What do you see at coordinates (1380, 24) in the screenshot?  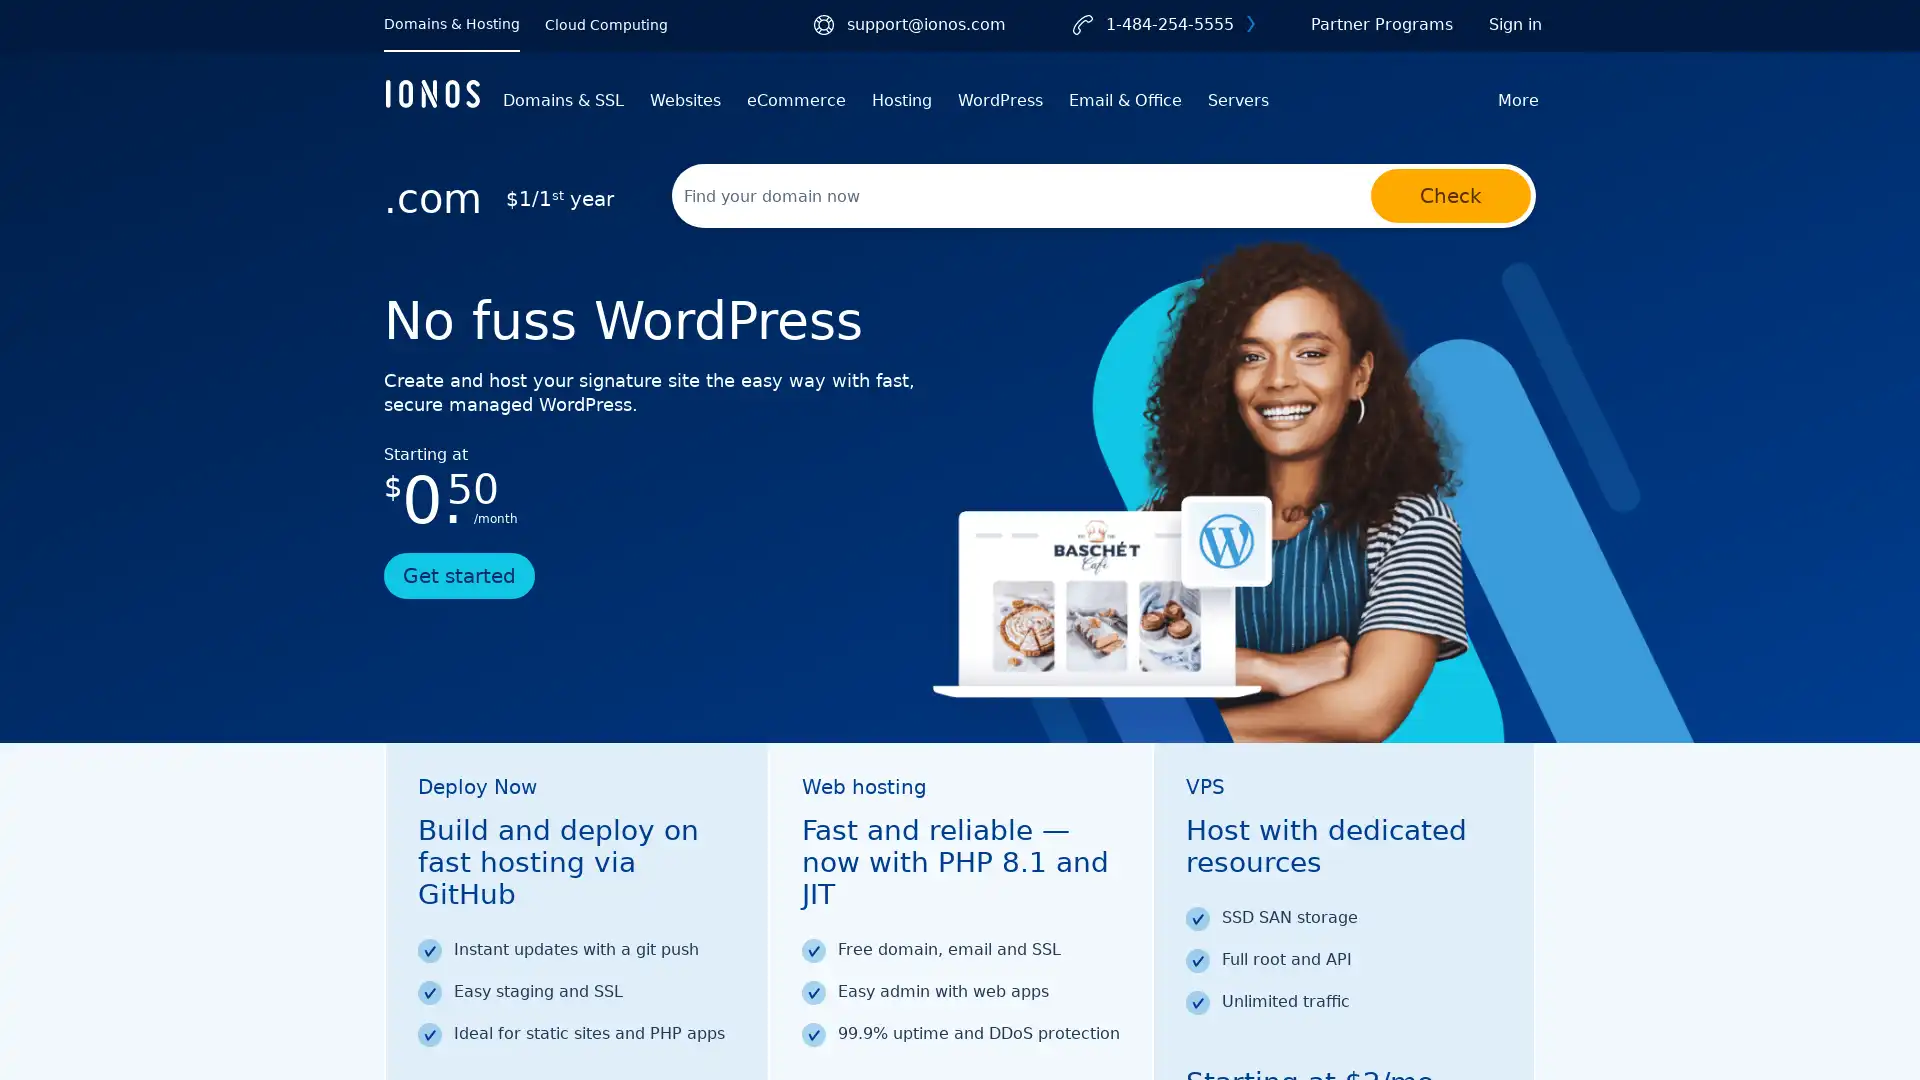 I see `Partner Programs` at bounding box center [1380, 24].